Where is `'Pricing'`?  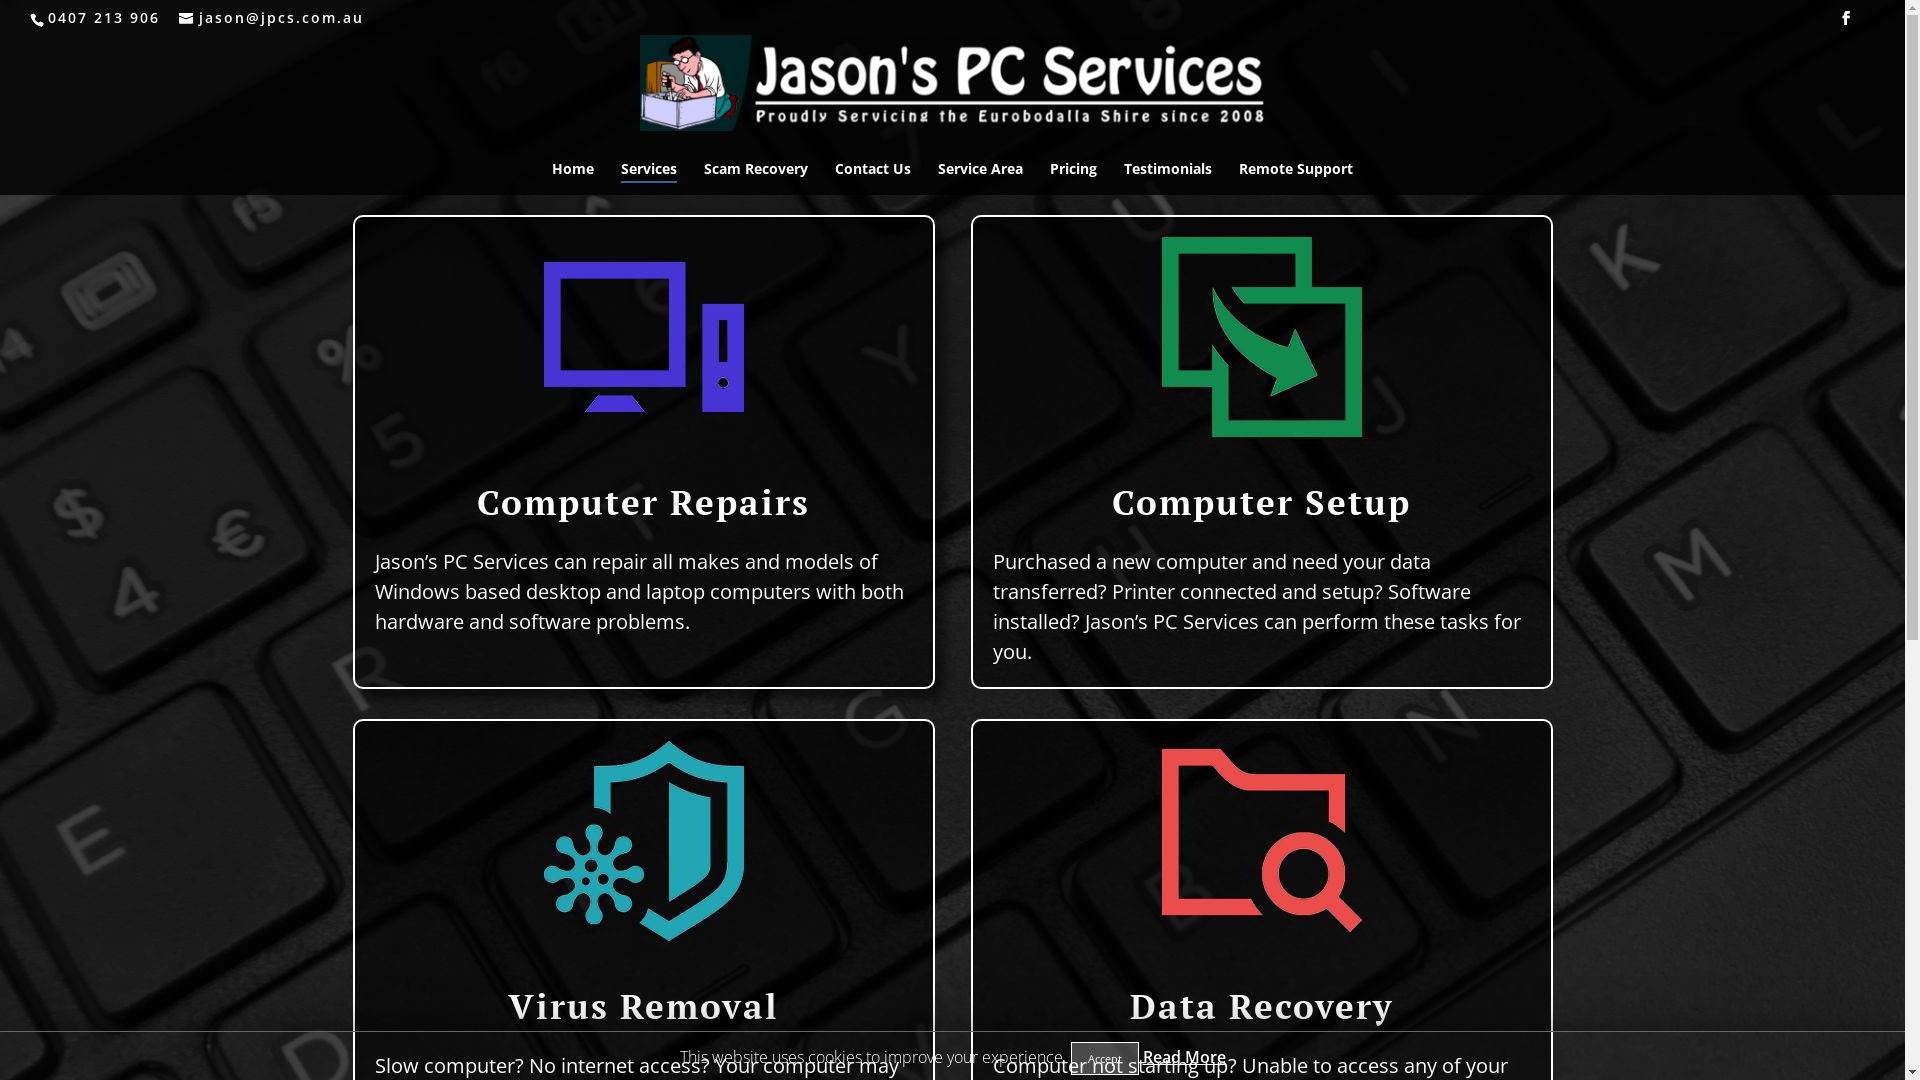 'Pricing' is located at coordinates (1072, 176).